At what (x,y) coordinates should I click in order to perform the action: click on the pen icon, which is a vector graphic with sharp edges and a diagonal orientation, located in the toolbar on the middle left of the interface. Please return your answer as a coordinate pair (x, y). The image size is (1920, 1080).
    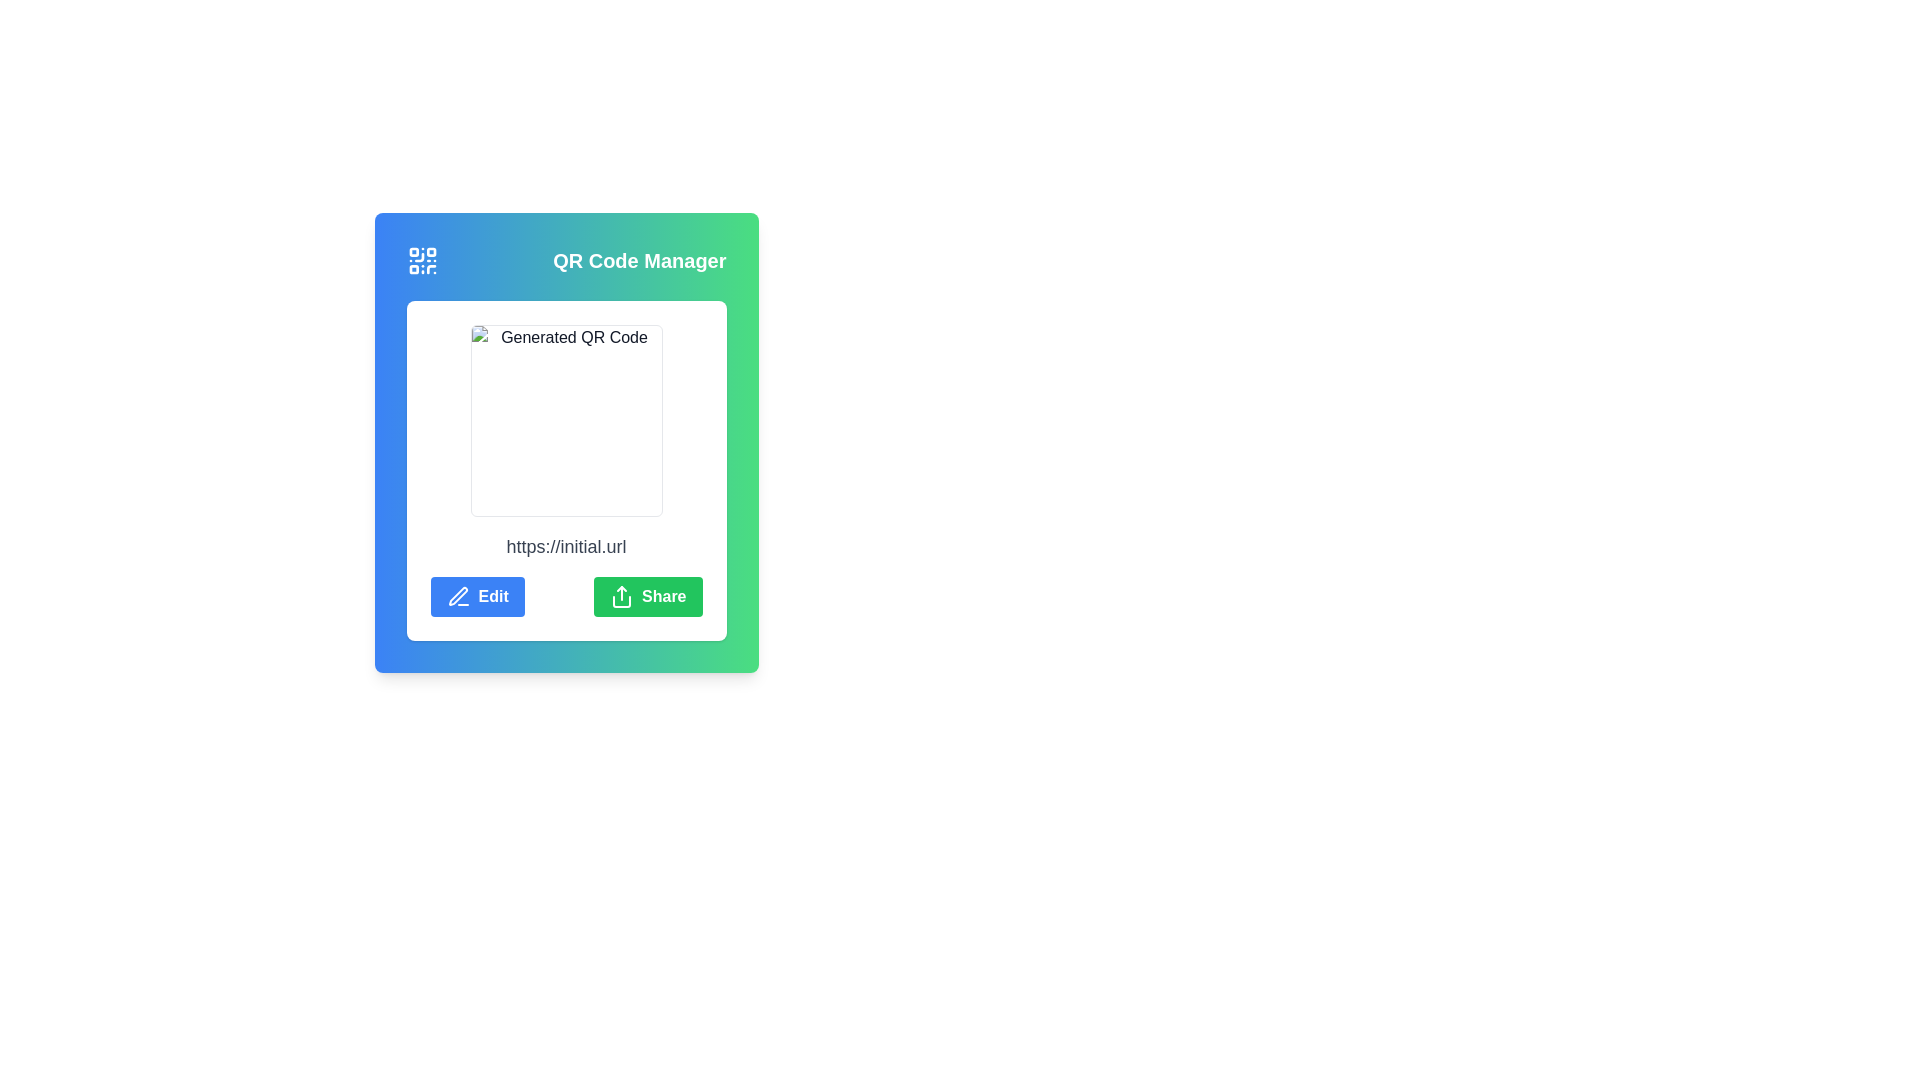
    Looking at the image, I should click on (456, 595).